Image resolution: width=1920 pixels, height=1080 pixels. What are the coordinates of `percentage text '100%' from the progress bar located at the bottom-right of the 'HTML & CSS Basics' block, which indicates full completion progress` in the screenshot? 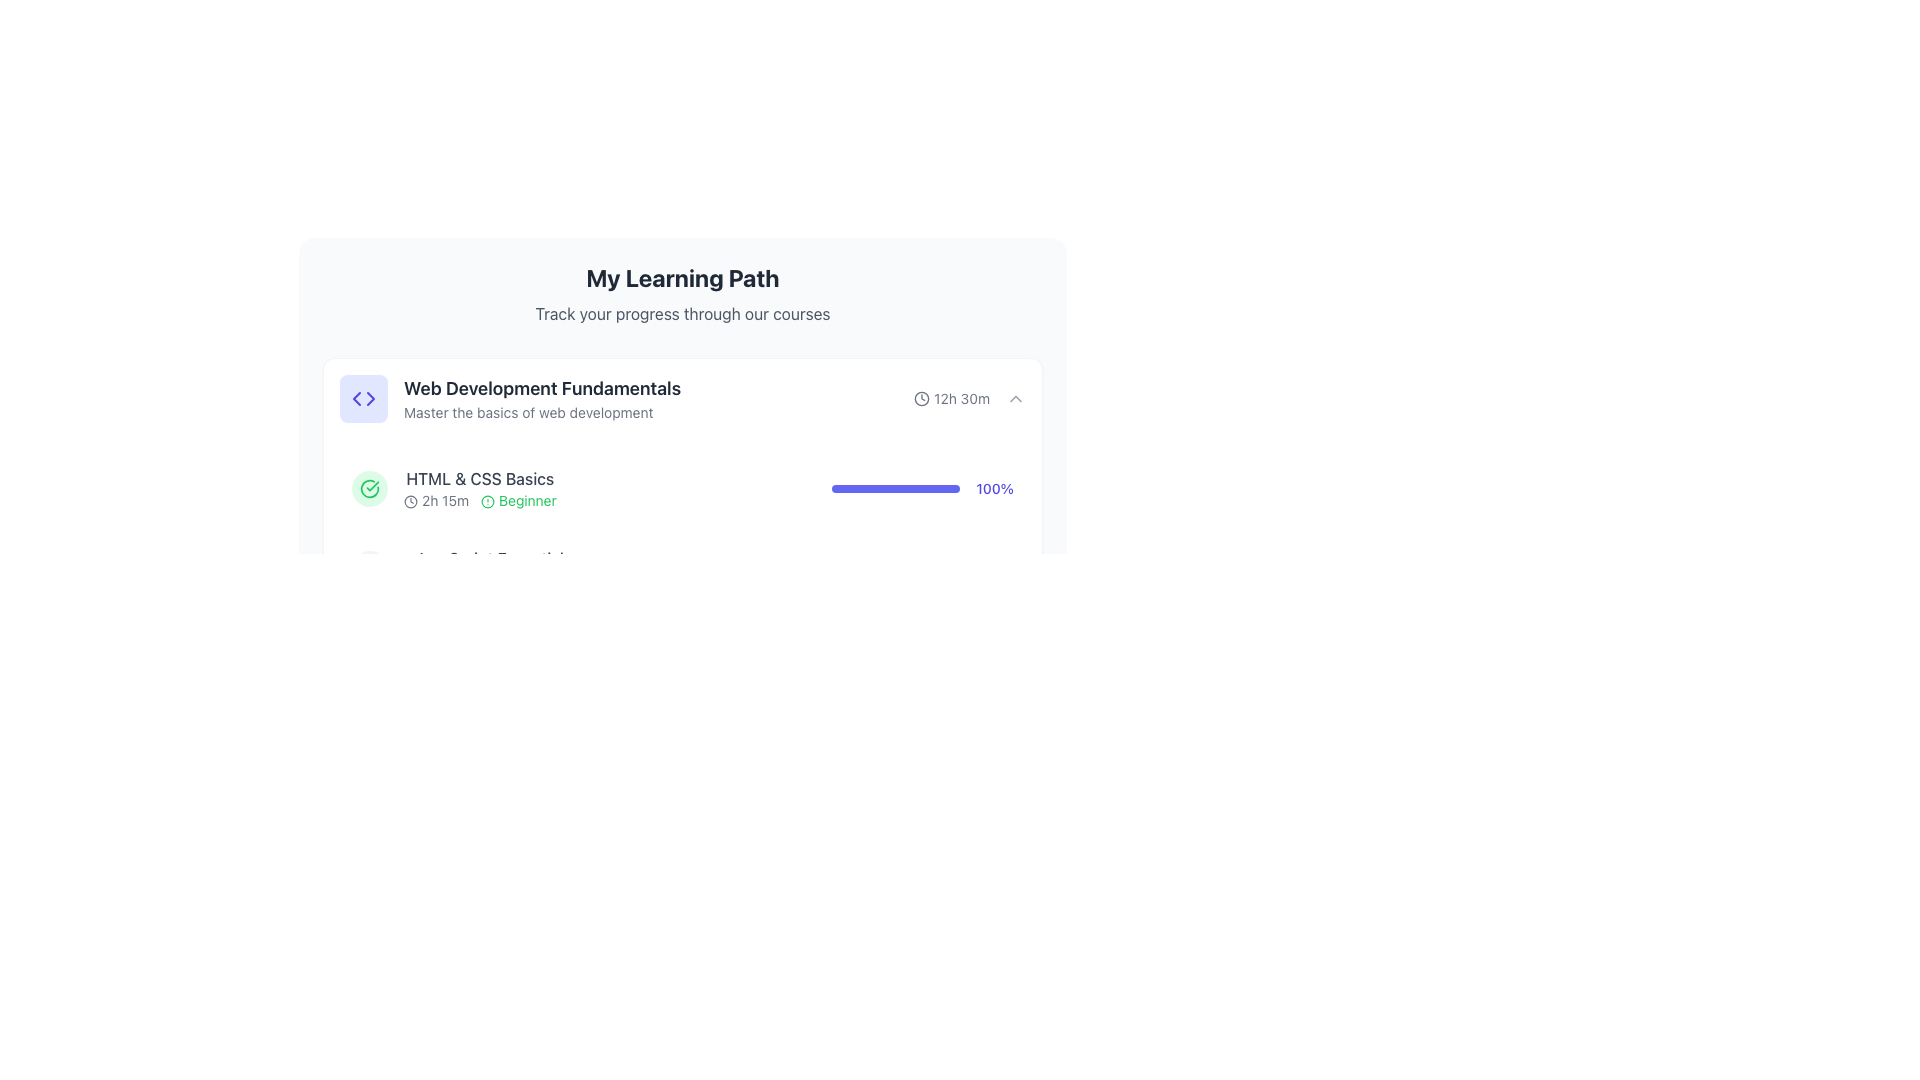 It's located at (922, 489).